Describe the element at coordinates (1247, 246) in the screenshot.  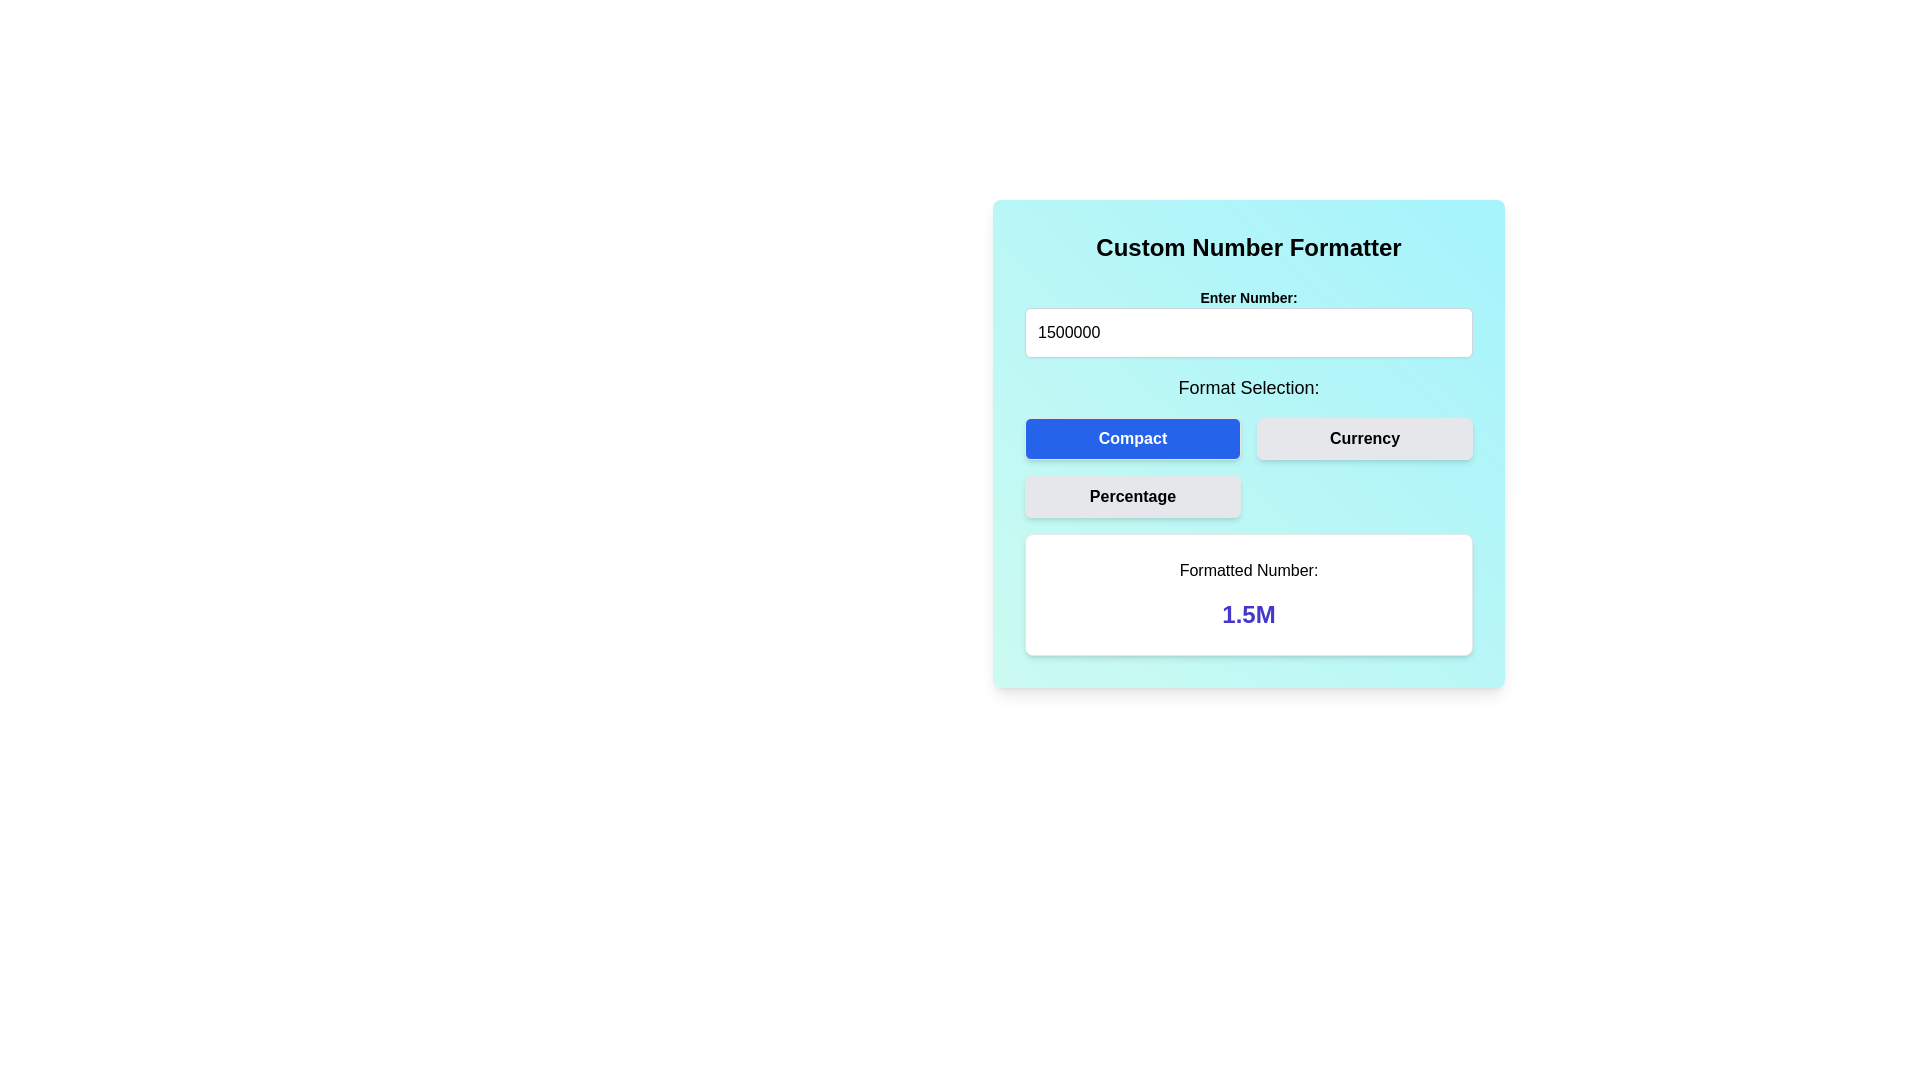
I see `the text label element that serves as a header or title for the number entry and formatting components` at that location.